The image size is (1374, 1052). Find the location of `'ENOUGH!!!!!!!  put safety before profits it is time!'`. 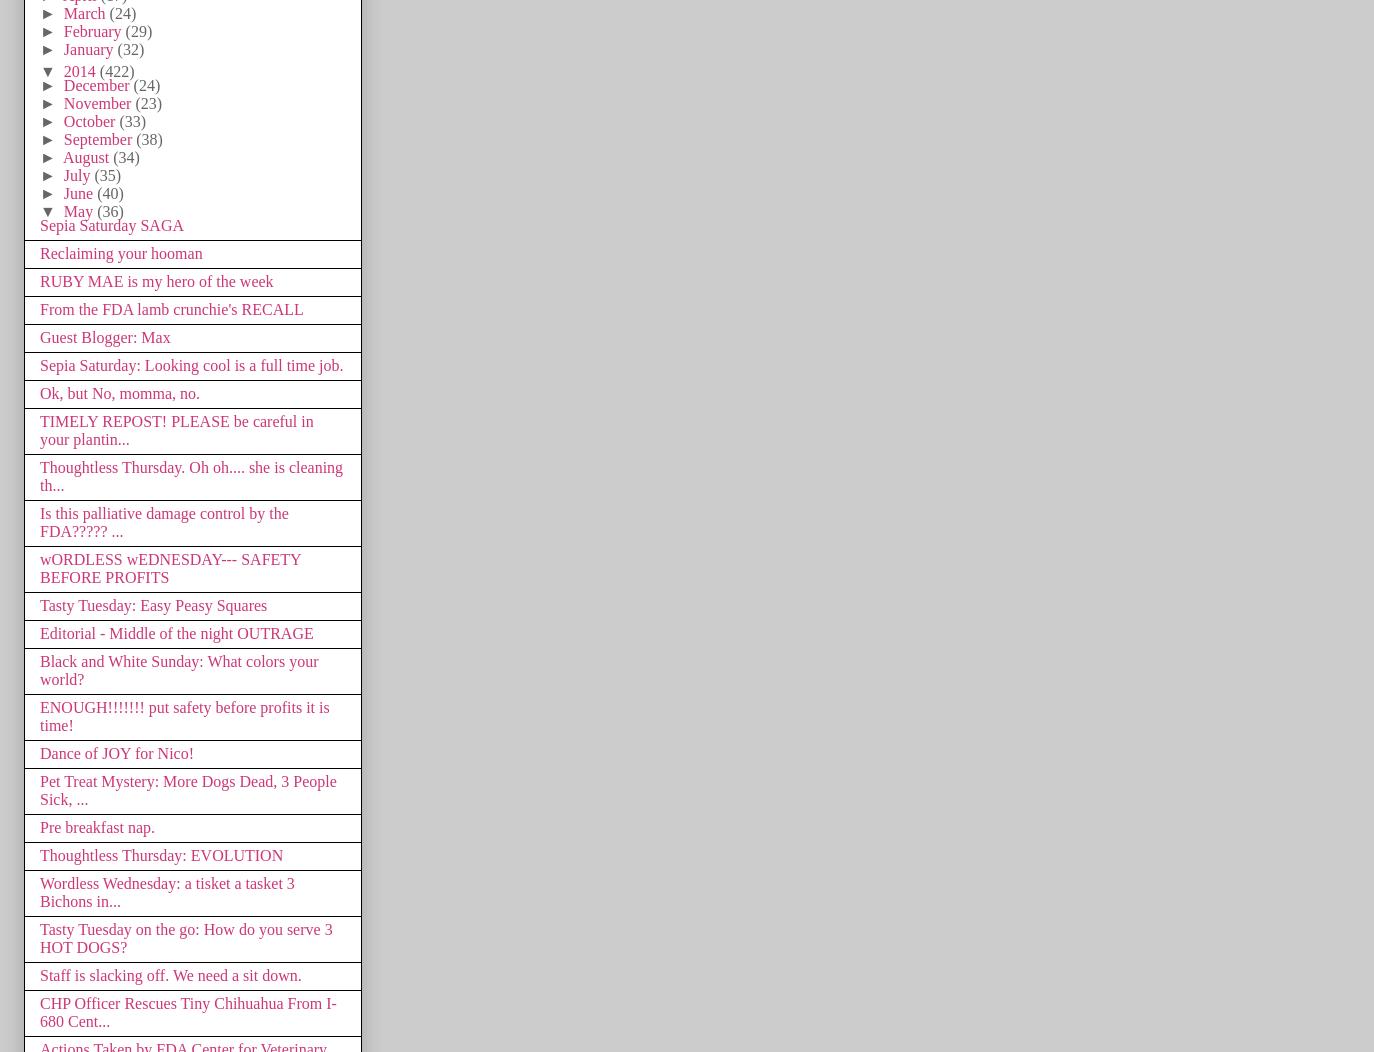

'ENOUGH!!!!!!!  put safety before profits it is time!' is located at coordinates (183, 715).